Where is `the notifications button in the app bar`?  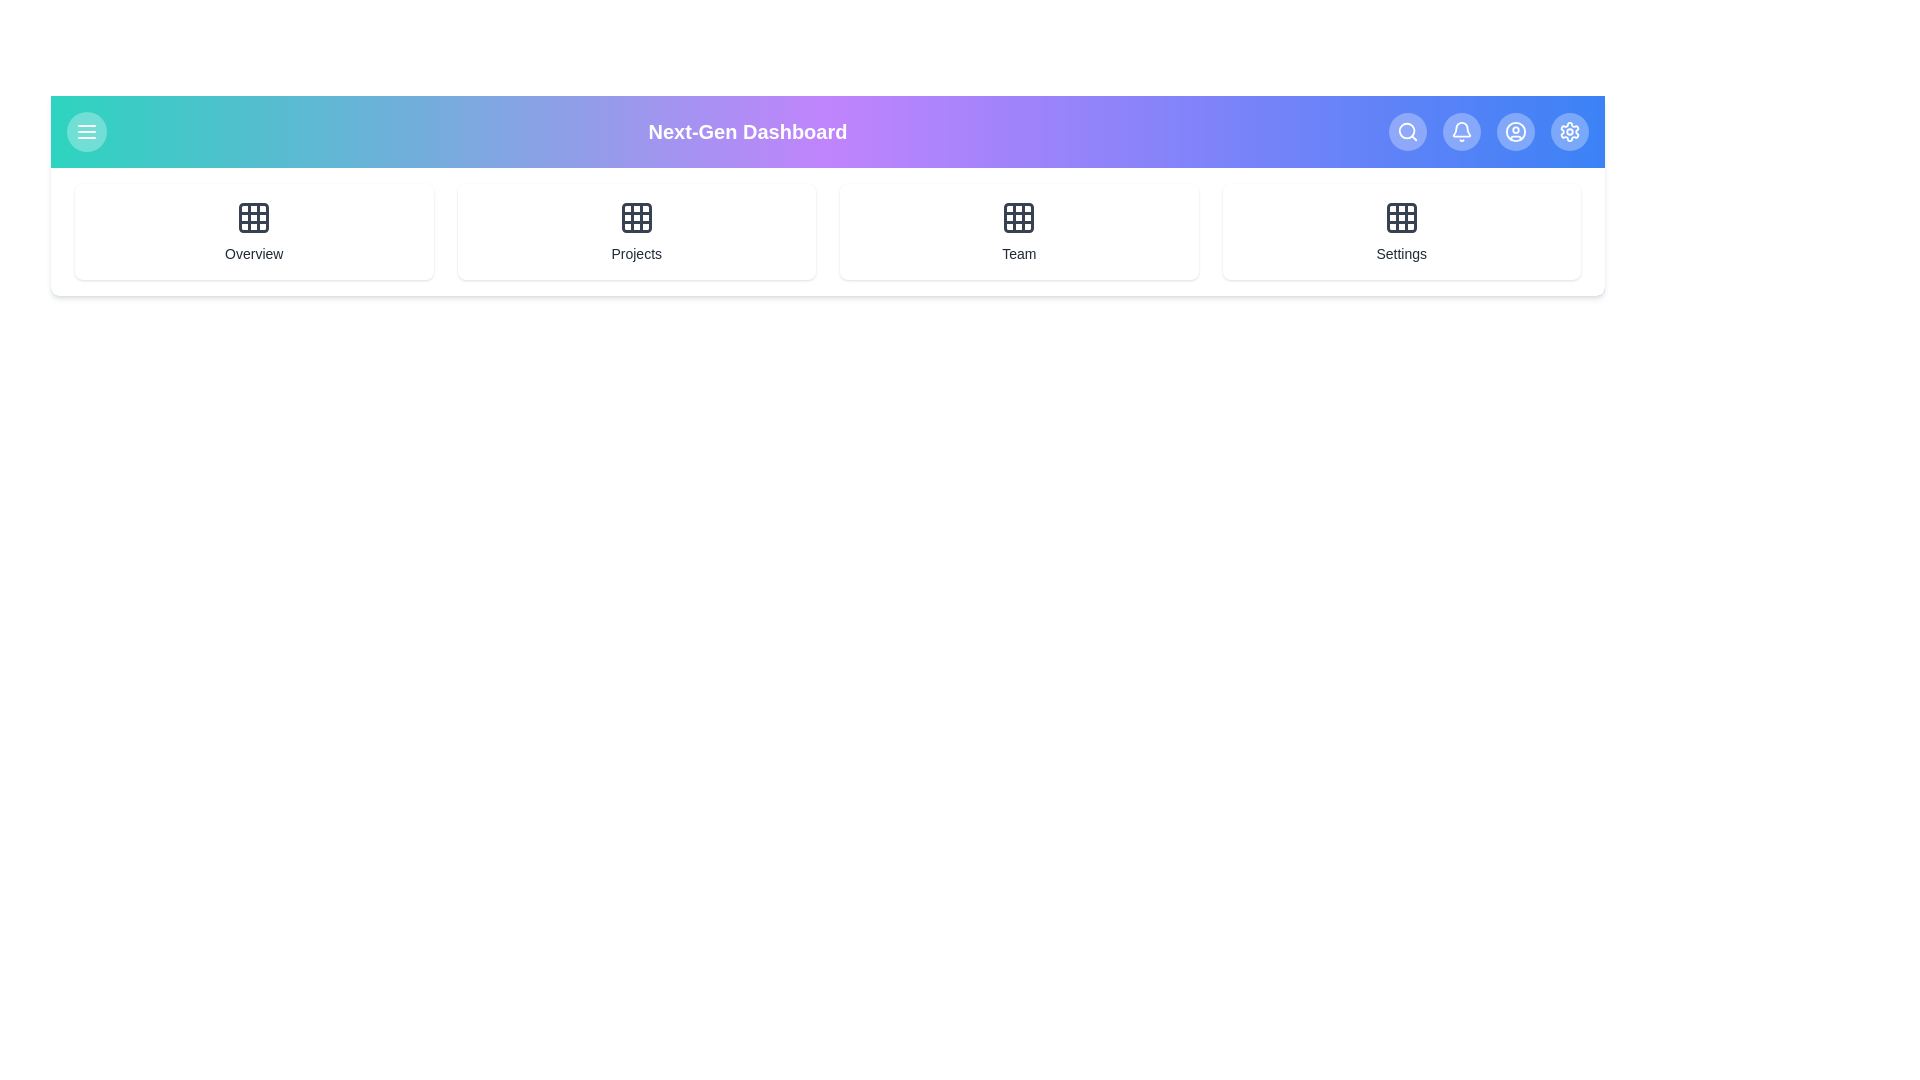 the notifications button in the app bar is located at coordinates (1462, 131).